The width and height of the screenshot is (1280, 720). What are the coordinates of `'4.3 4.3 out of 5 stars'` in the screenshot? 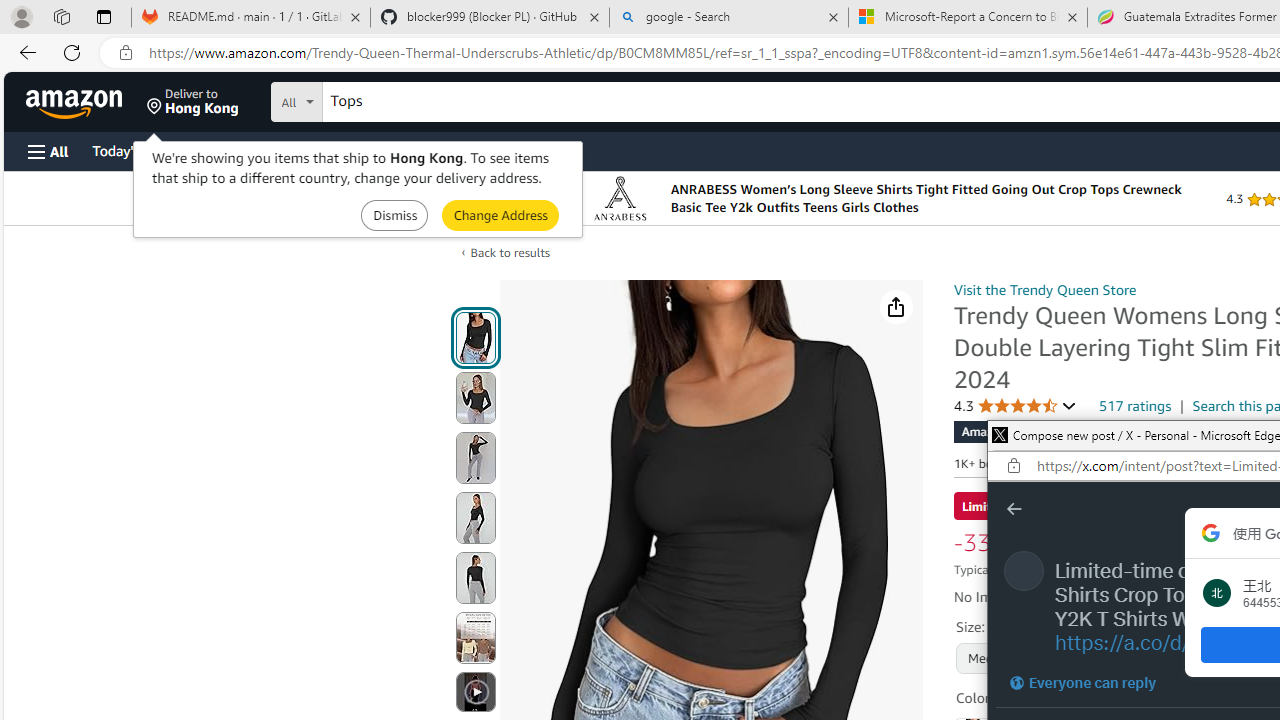 It's located at (1015, 405).